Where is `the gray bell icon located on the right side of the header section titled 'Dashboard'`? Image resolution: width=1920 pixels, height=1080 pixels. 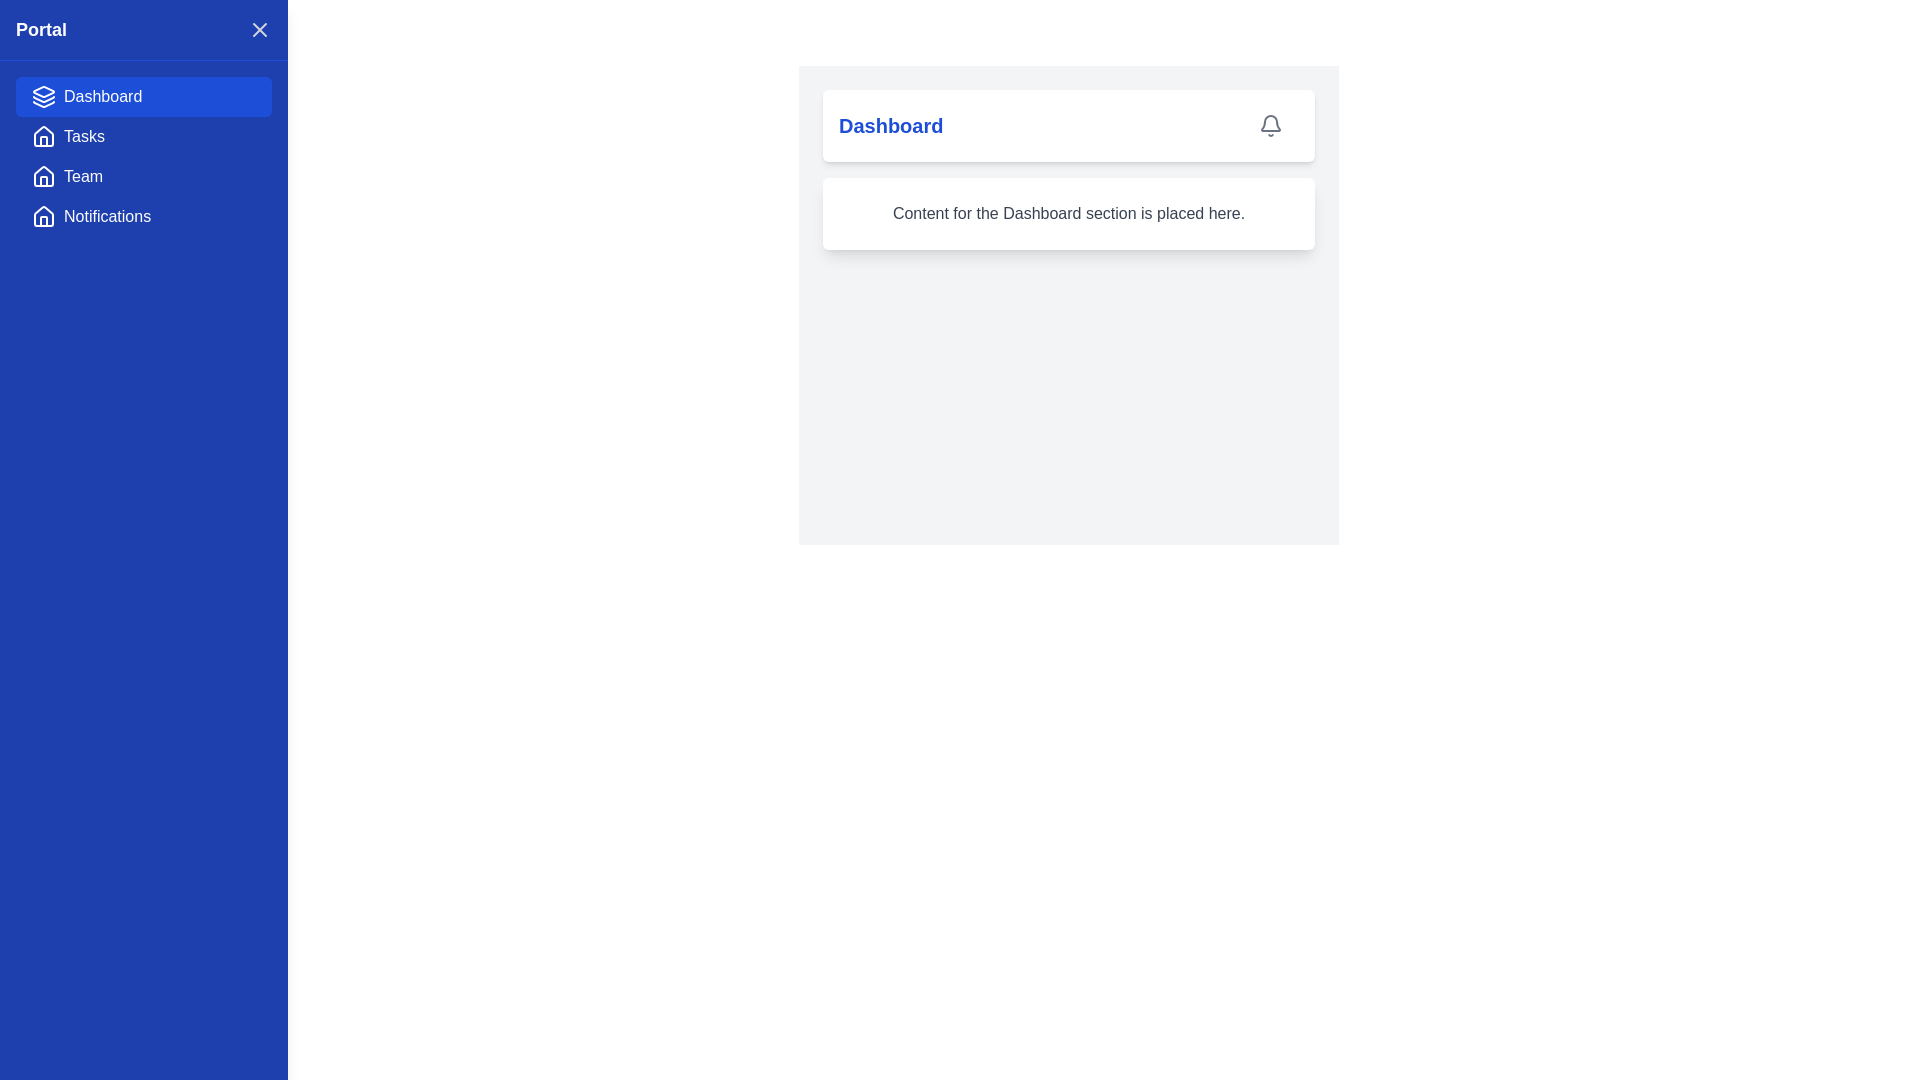
the gray bell icon located on the right side of the header section titled 'Dashboard' is located at coordinates (1270, 126).